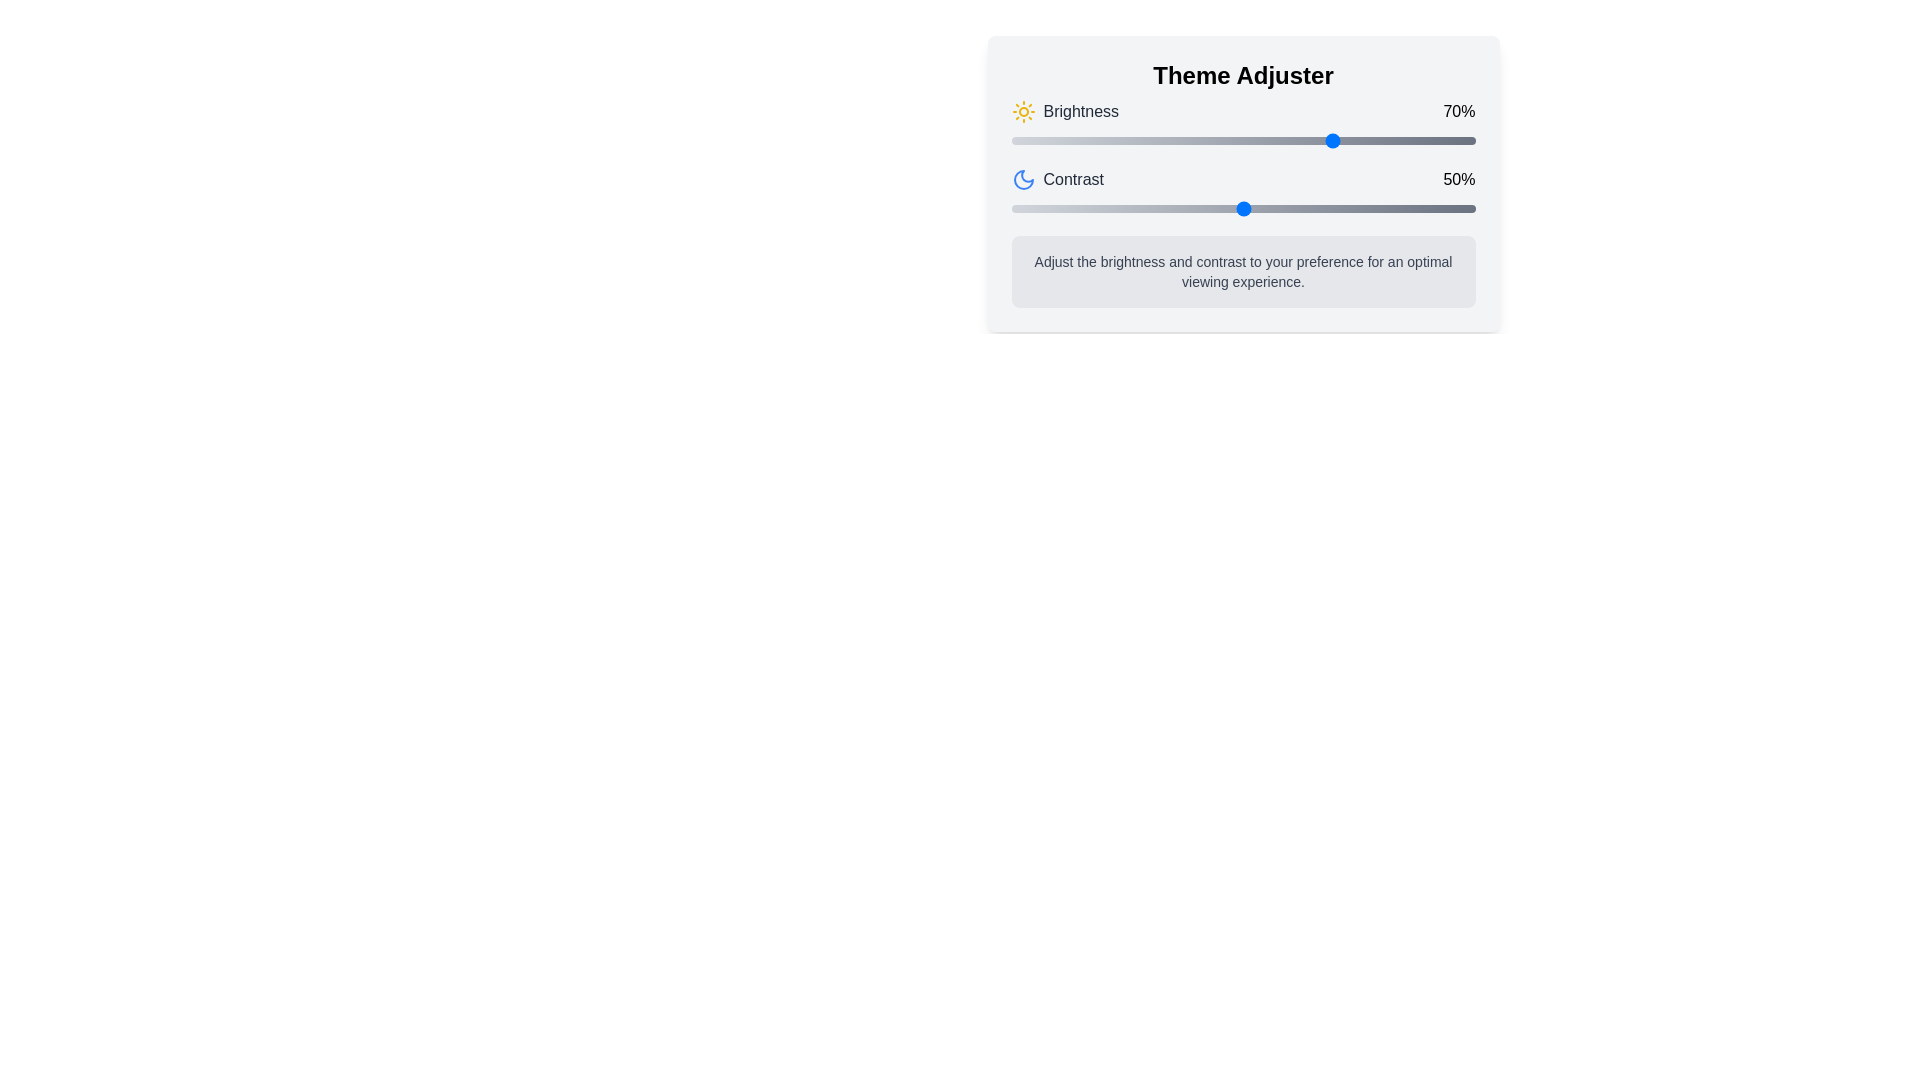  Describe the element at coordinates (1459, 111) in the screenshot. I see `the text label displaying '70%' in the brightness adjustment section of the 'Theme Adjuster' interface` at that location.